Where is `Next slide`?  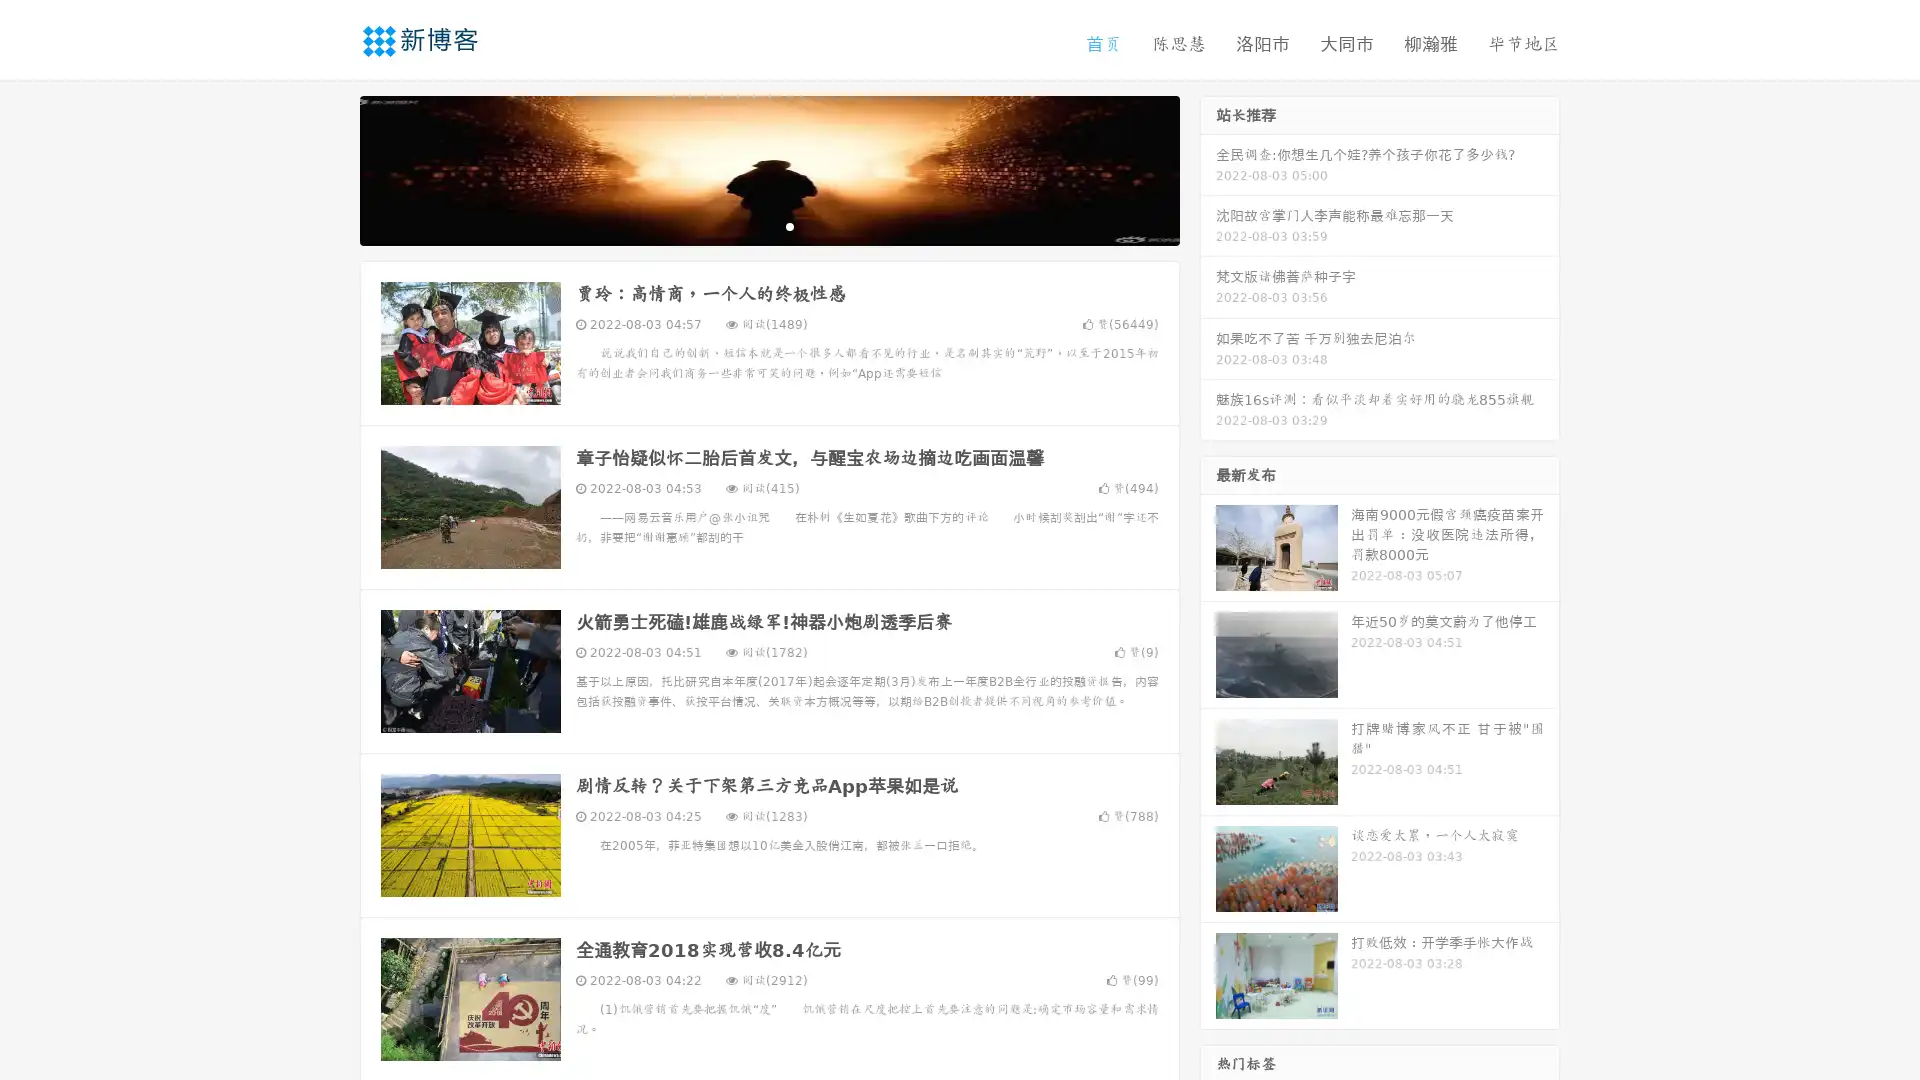 Next slide is located at coordinates (1208, 168).